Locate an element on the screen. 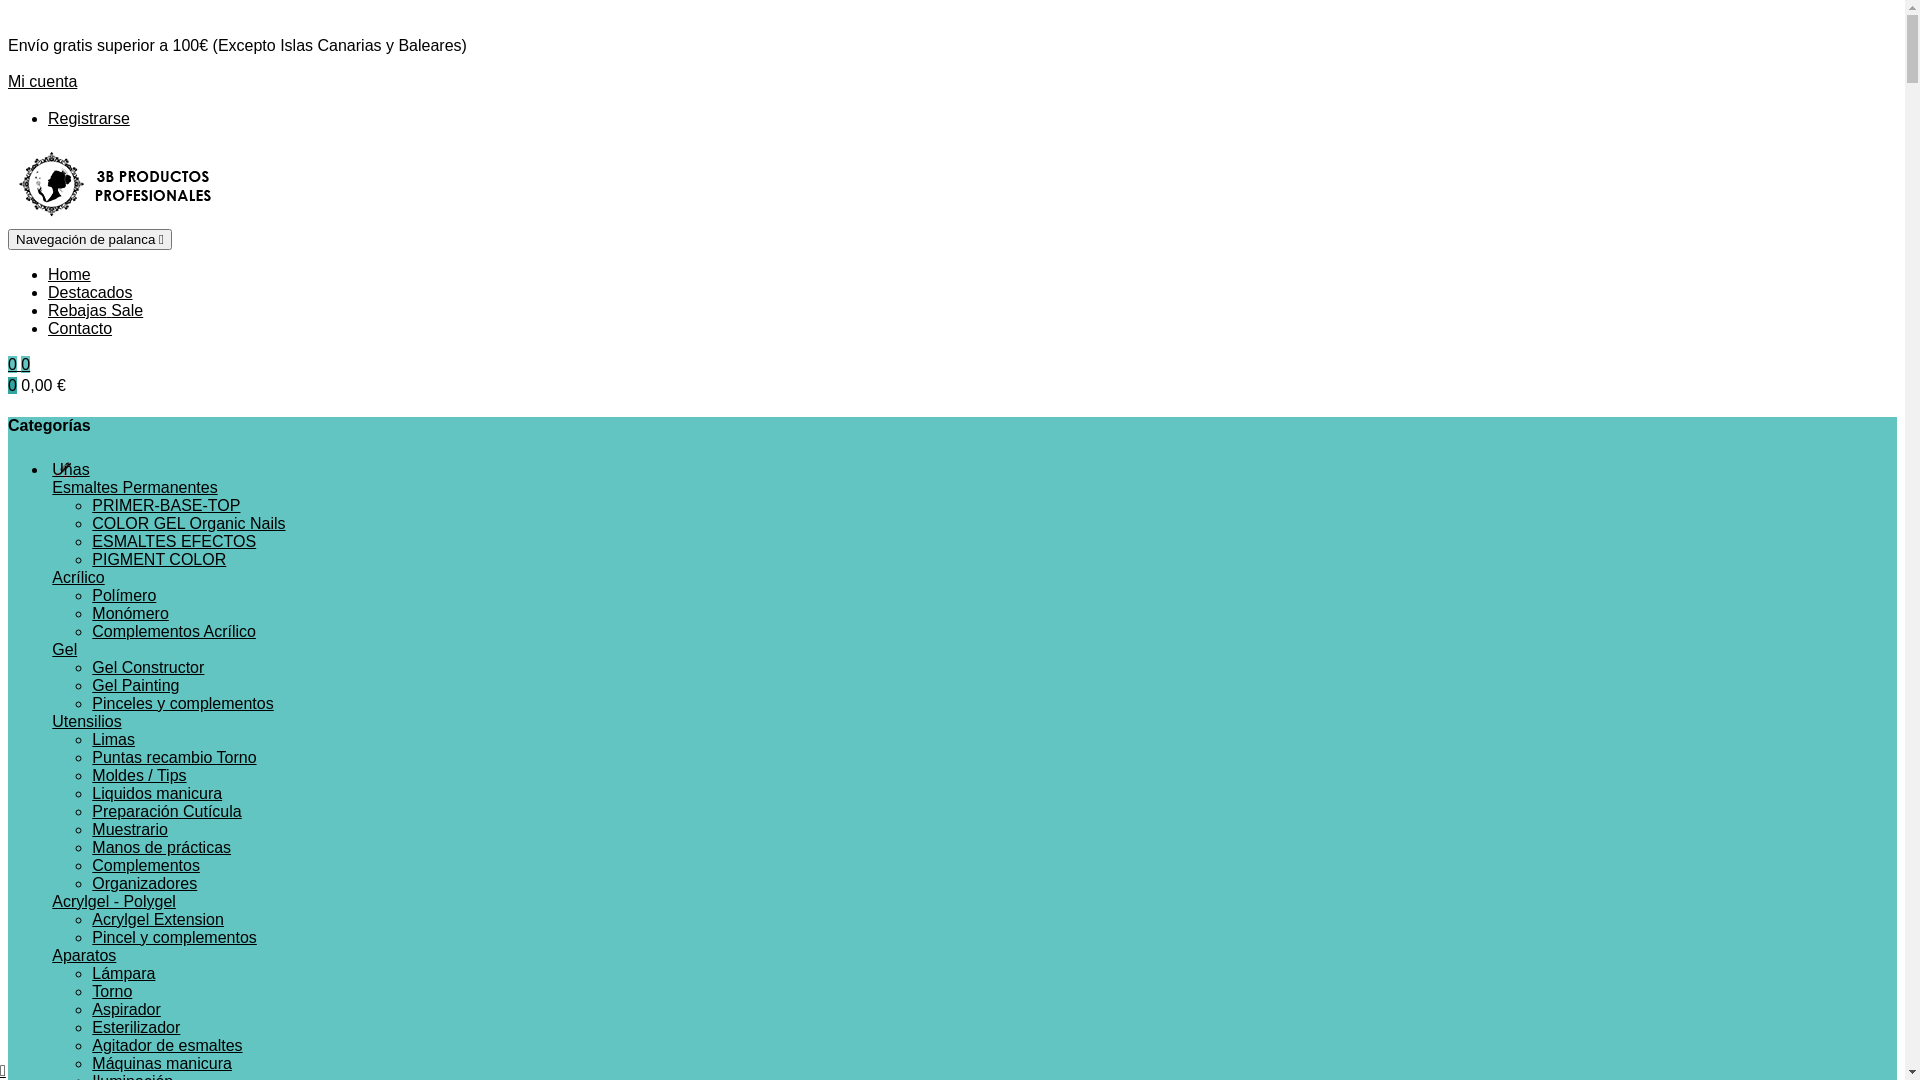 The image size is (1920, 1080). 'ESMALTES EFECTOS' is located at coordinates (90, 541).